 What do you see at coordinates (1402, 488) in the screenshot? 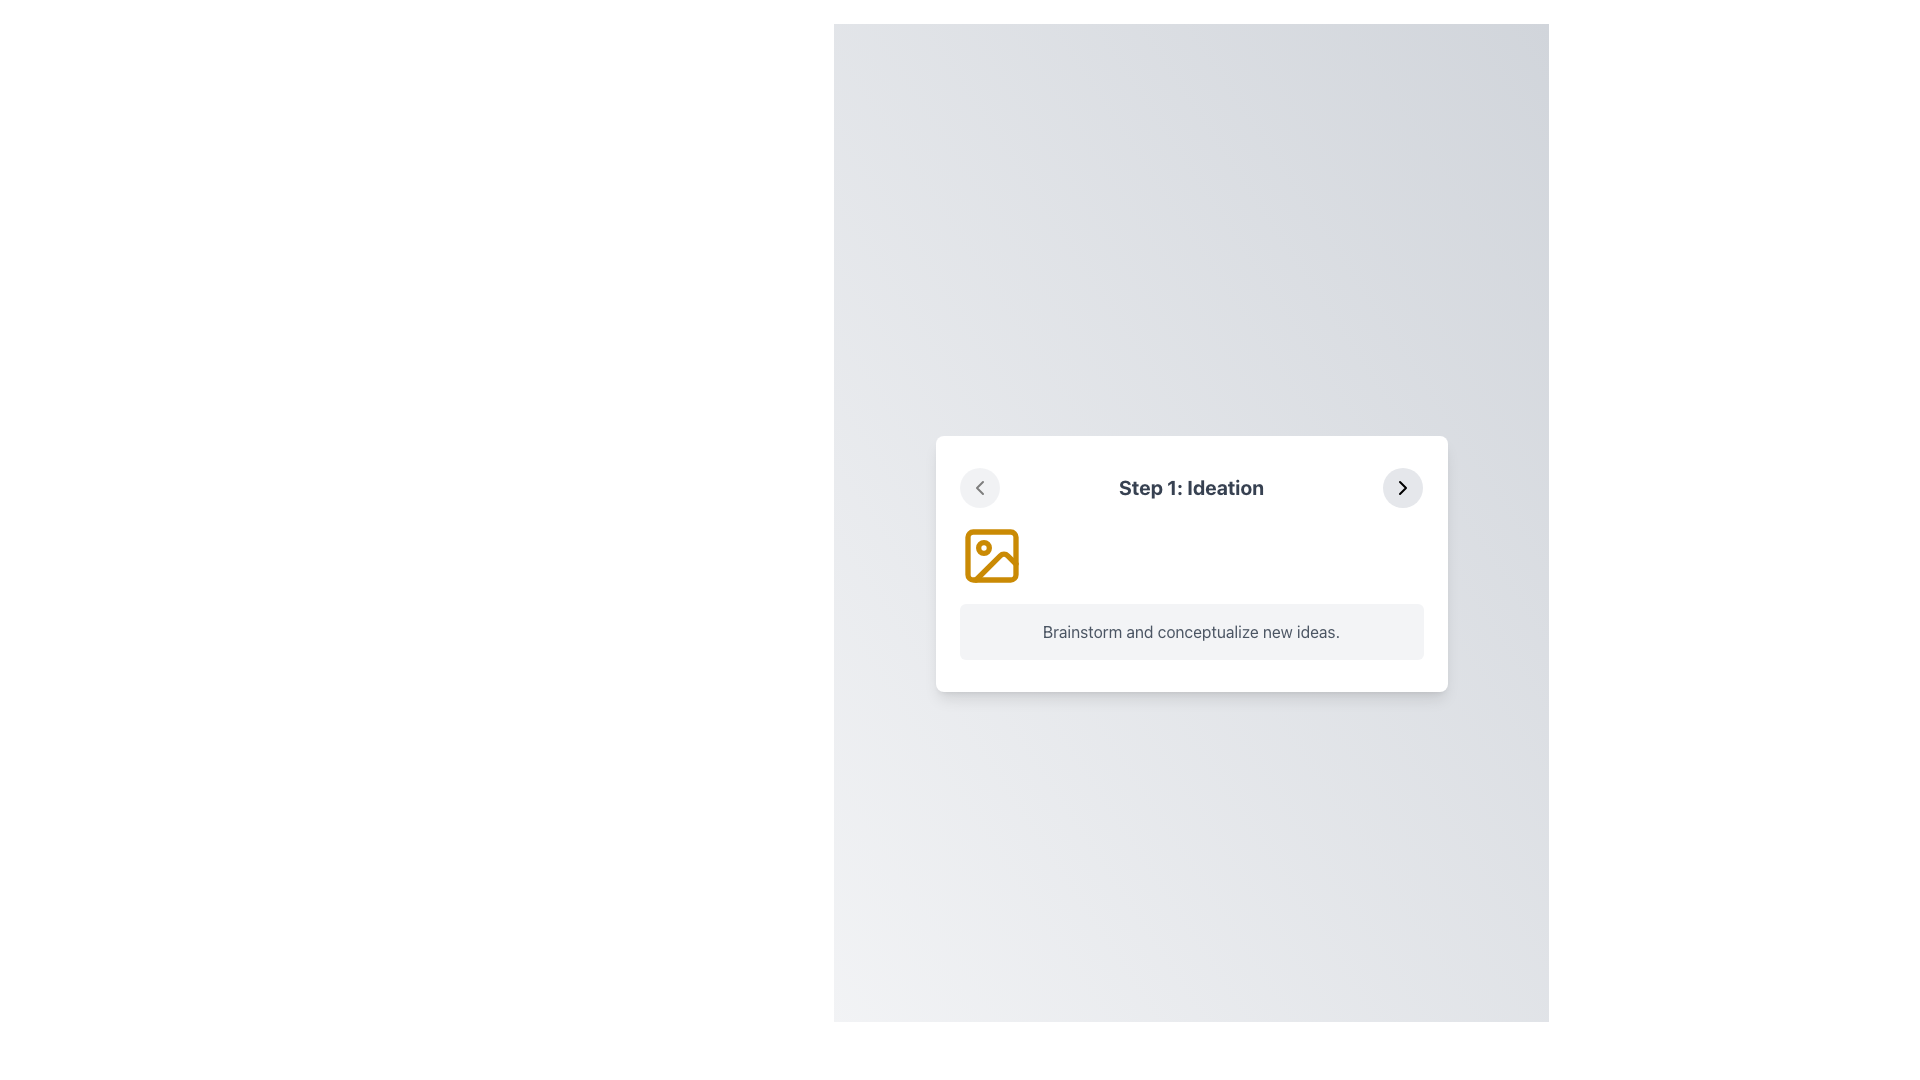
I see `the rightward-pointing chevron icon button located in the top-right corner of the 'Step 1: Ideation' card` at bounding box center [1402, 488].